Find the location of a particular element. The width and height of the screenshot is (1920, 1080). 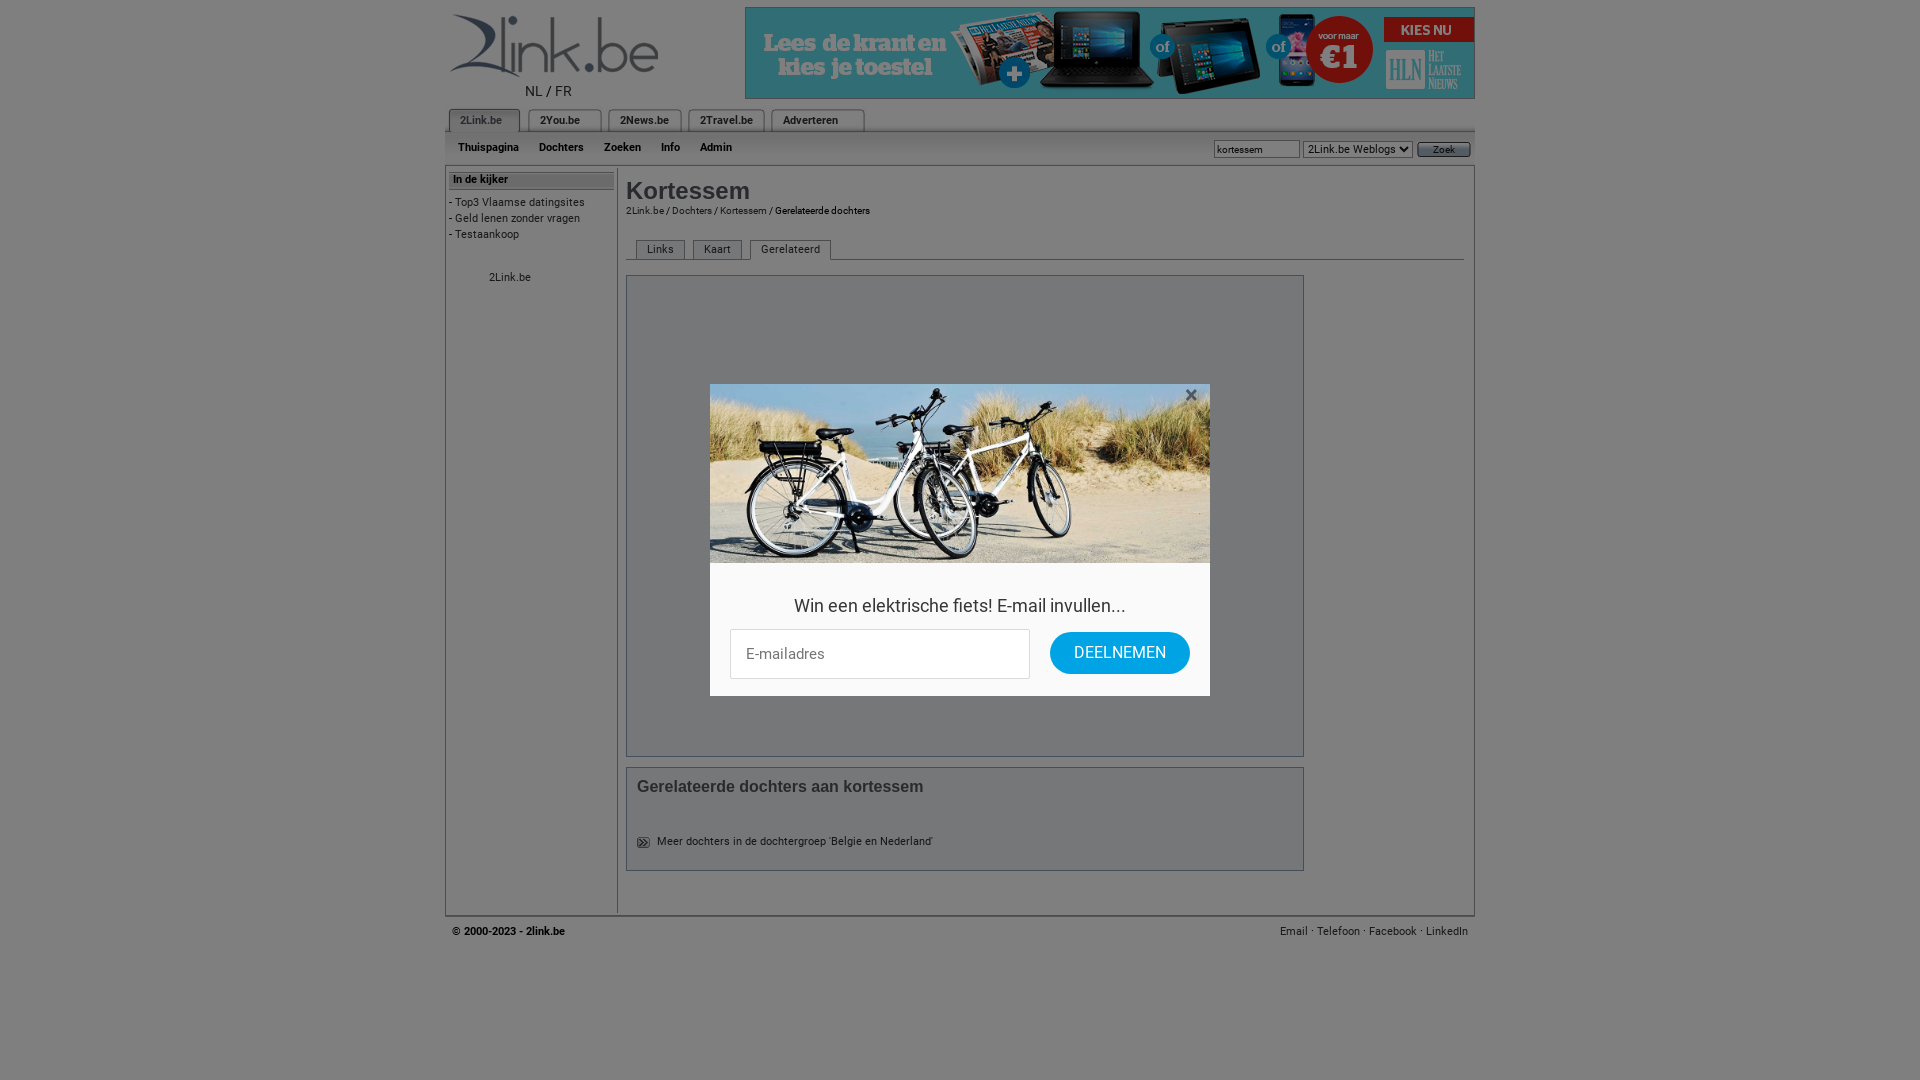

'Links' is located at coordinates (660, 249).